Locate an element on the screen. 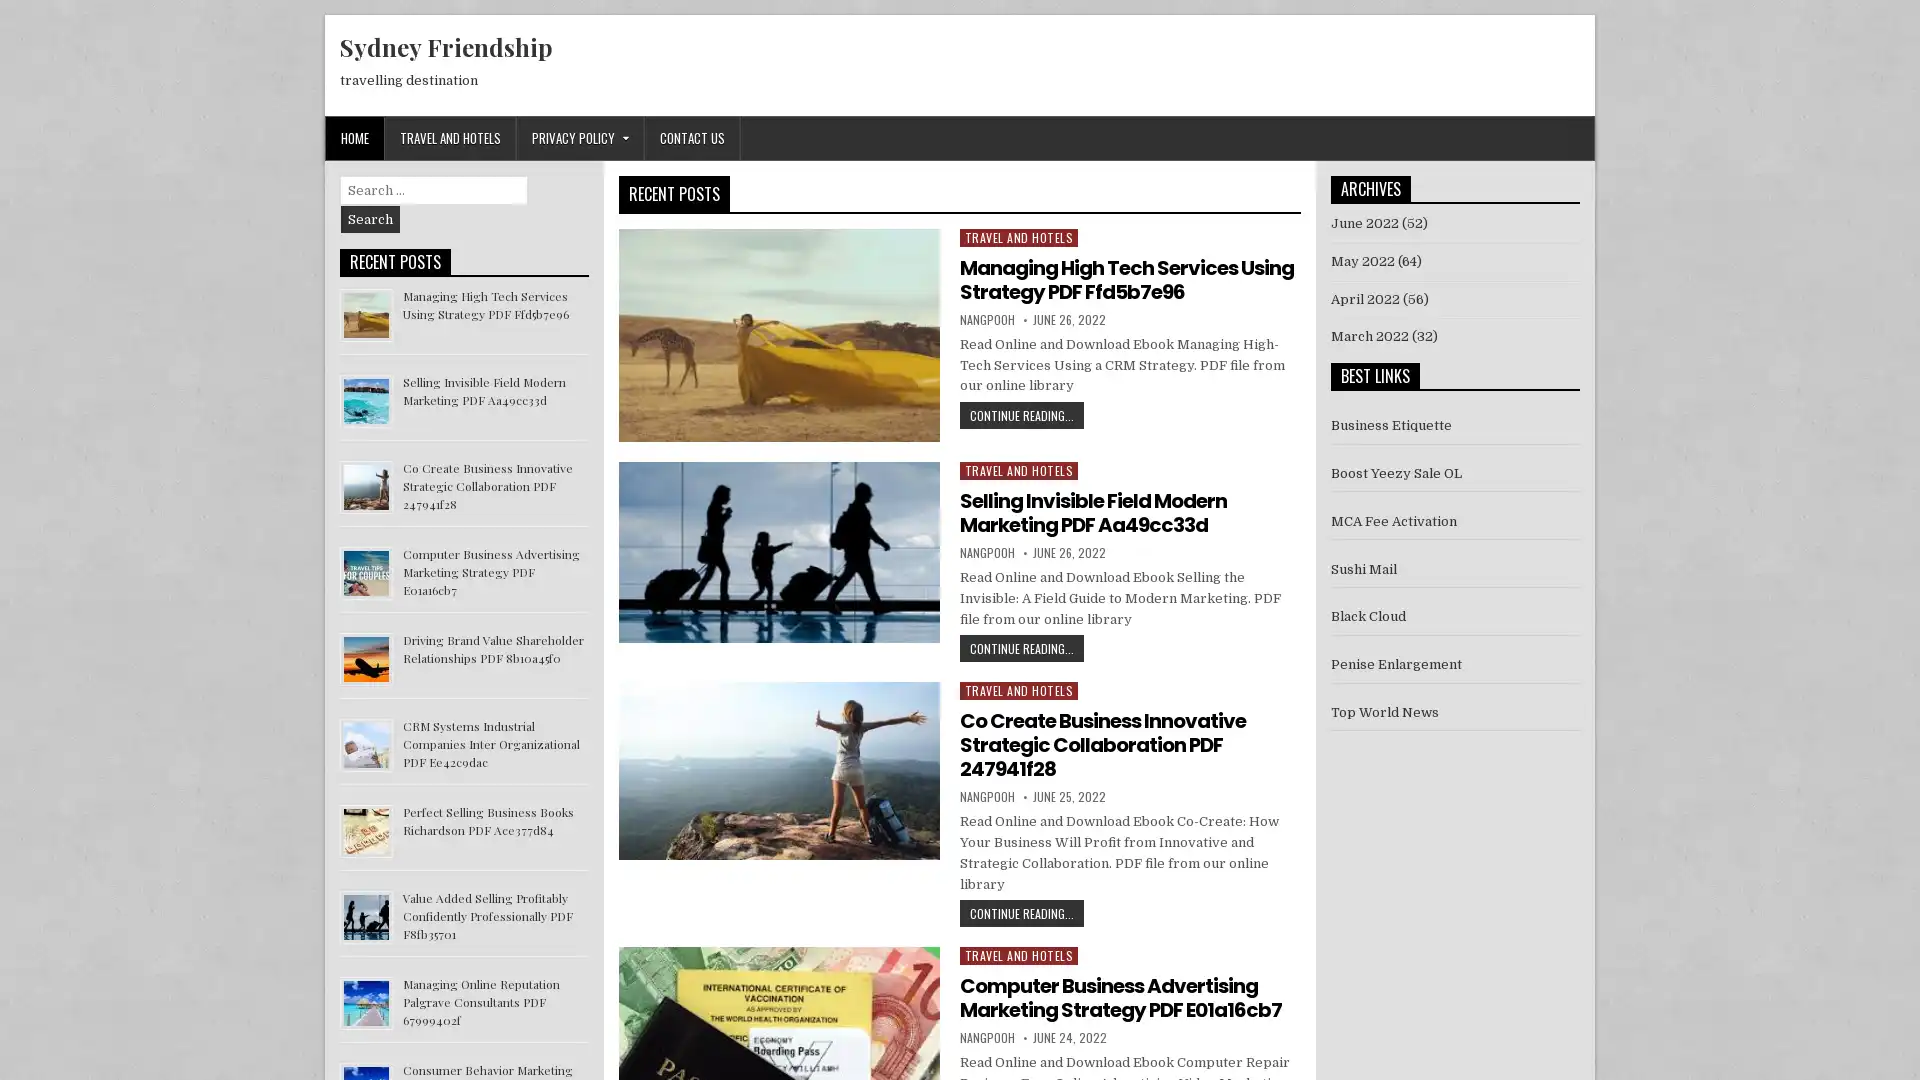  Search is located at coordinates (370, 219).